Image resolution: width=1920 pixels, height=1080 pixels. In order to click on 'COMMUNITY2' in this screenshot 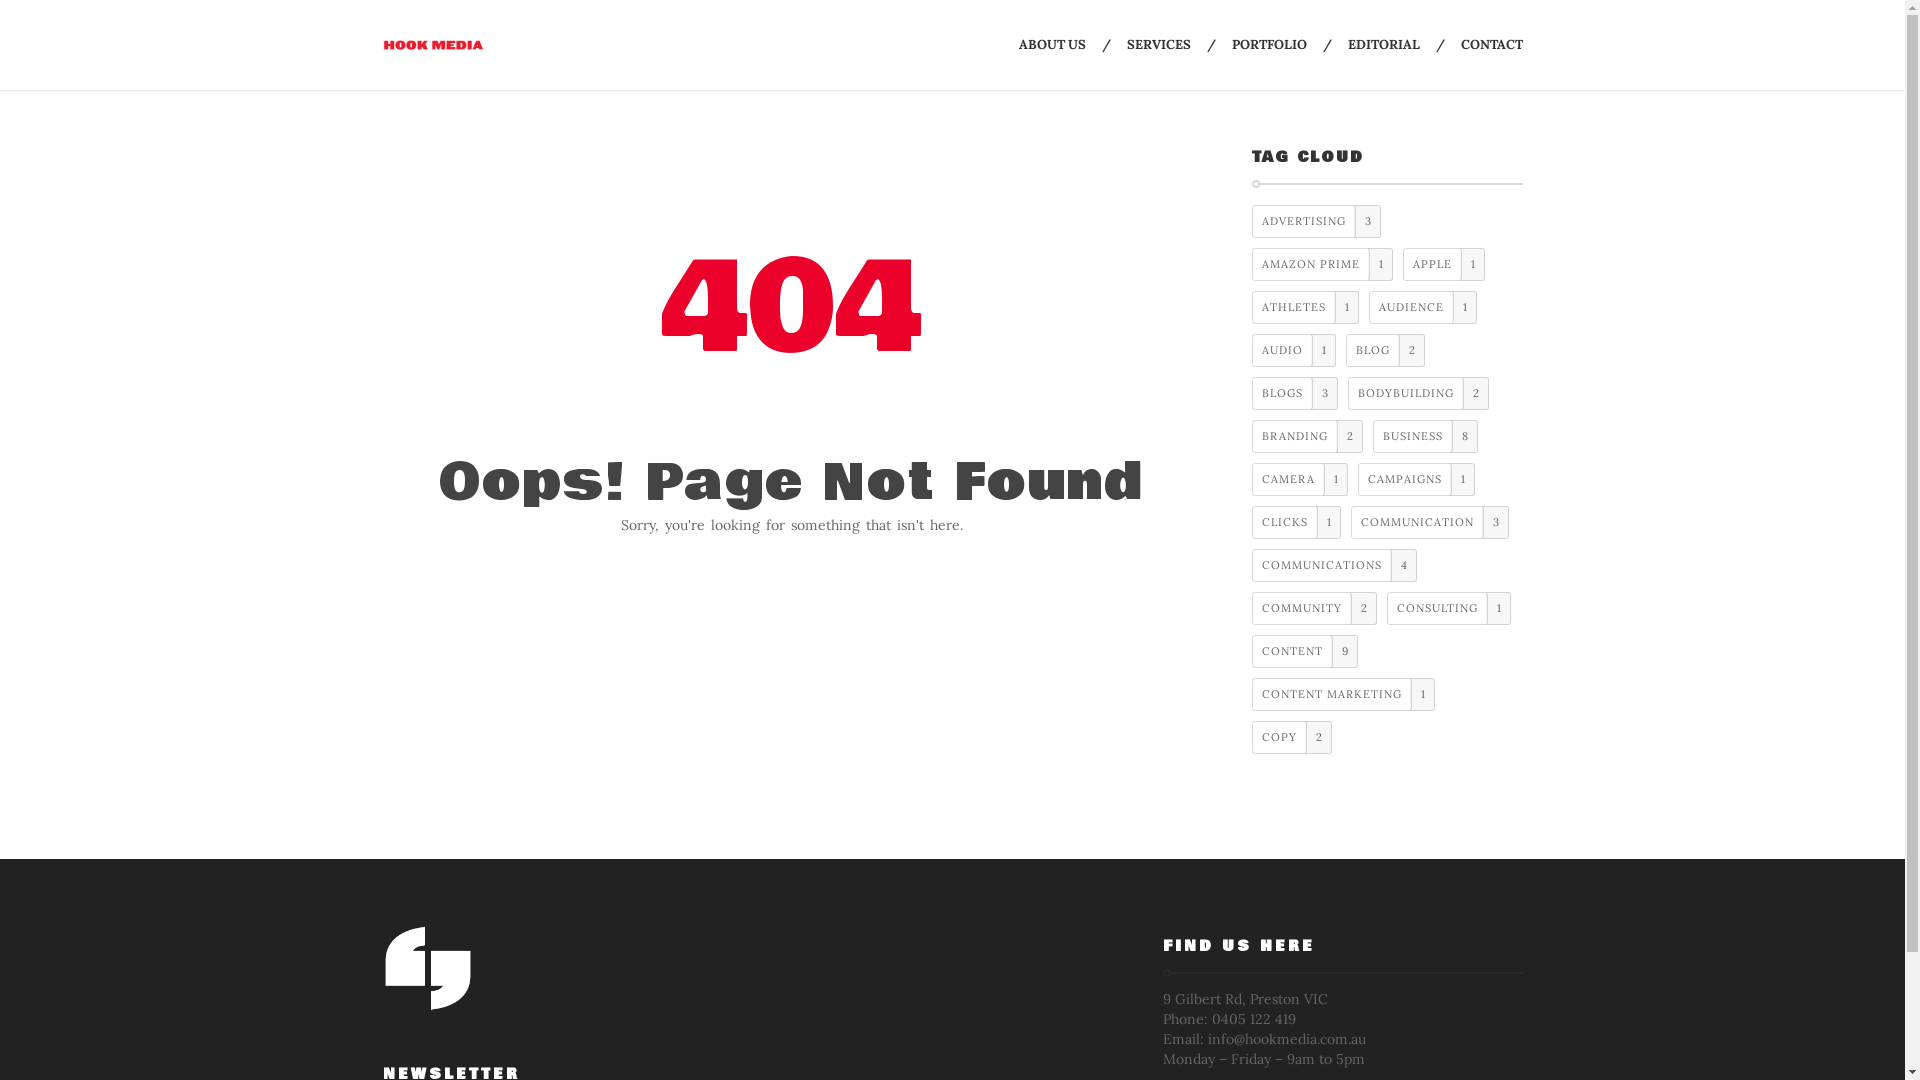, I will do `click(1314, 607)`.